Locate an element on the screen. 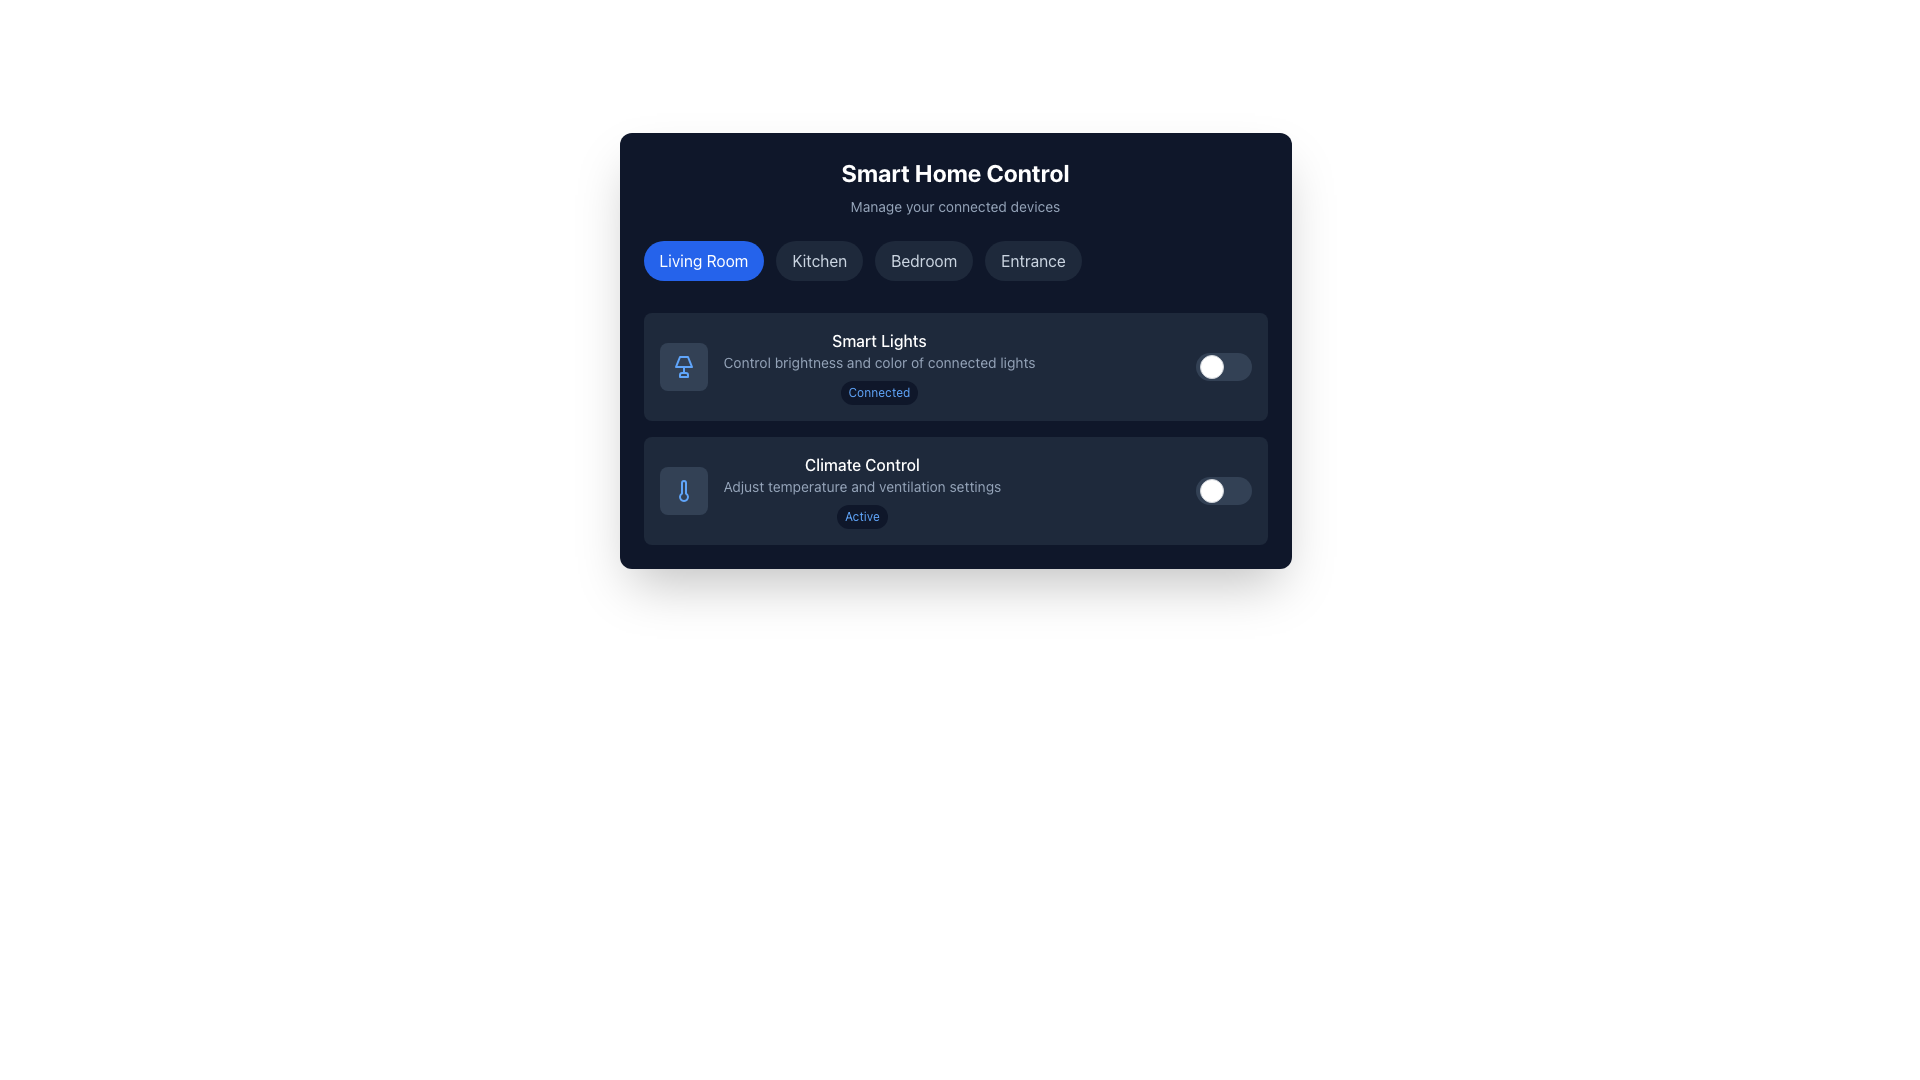 This screenshot has width=1920, height=1080. the 'Living Room' button, which is the first button in a series positioned horizontally at the top of the main interface, to receive visual feedback is located at coordinates (703, 260).